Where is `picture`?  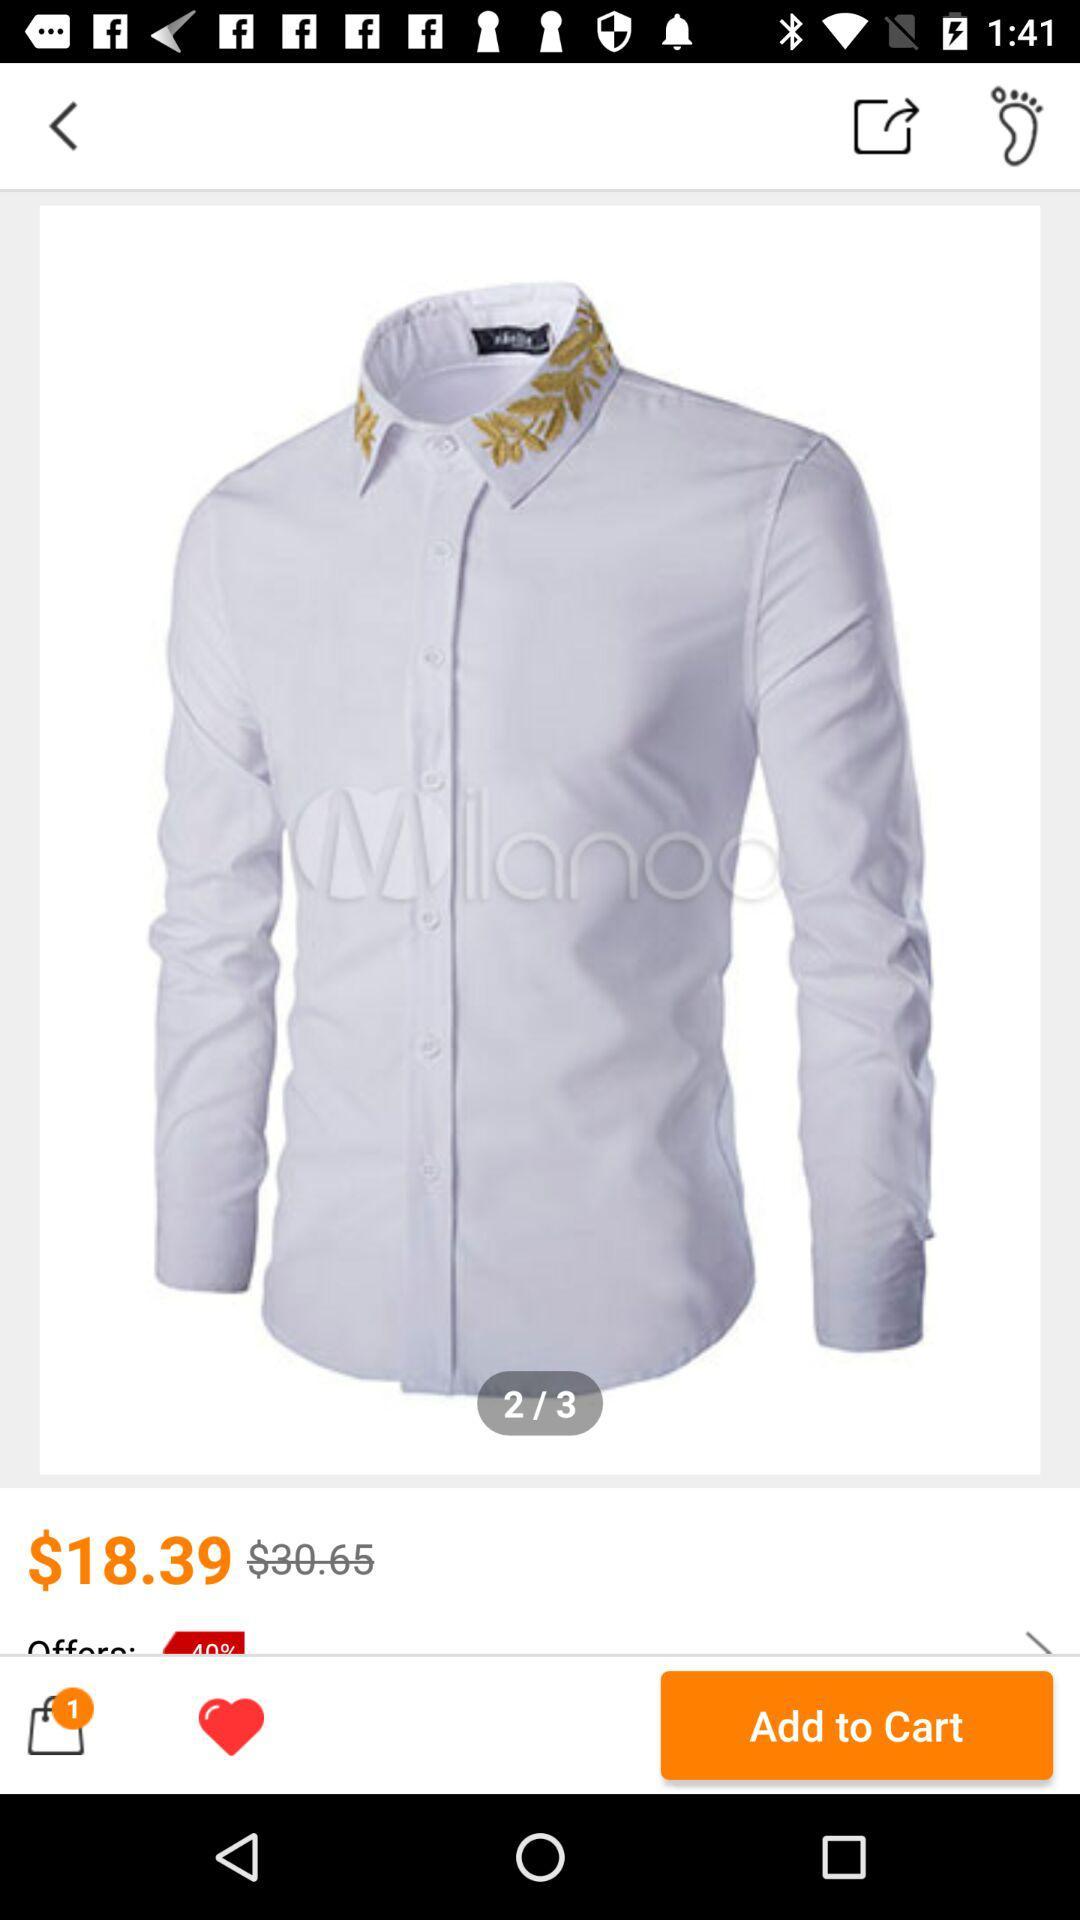 picture is located at coordinates (540, 840).